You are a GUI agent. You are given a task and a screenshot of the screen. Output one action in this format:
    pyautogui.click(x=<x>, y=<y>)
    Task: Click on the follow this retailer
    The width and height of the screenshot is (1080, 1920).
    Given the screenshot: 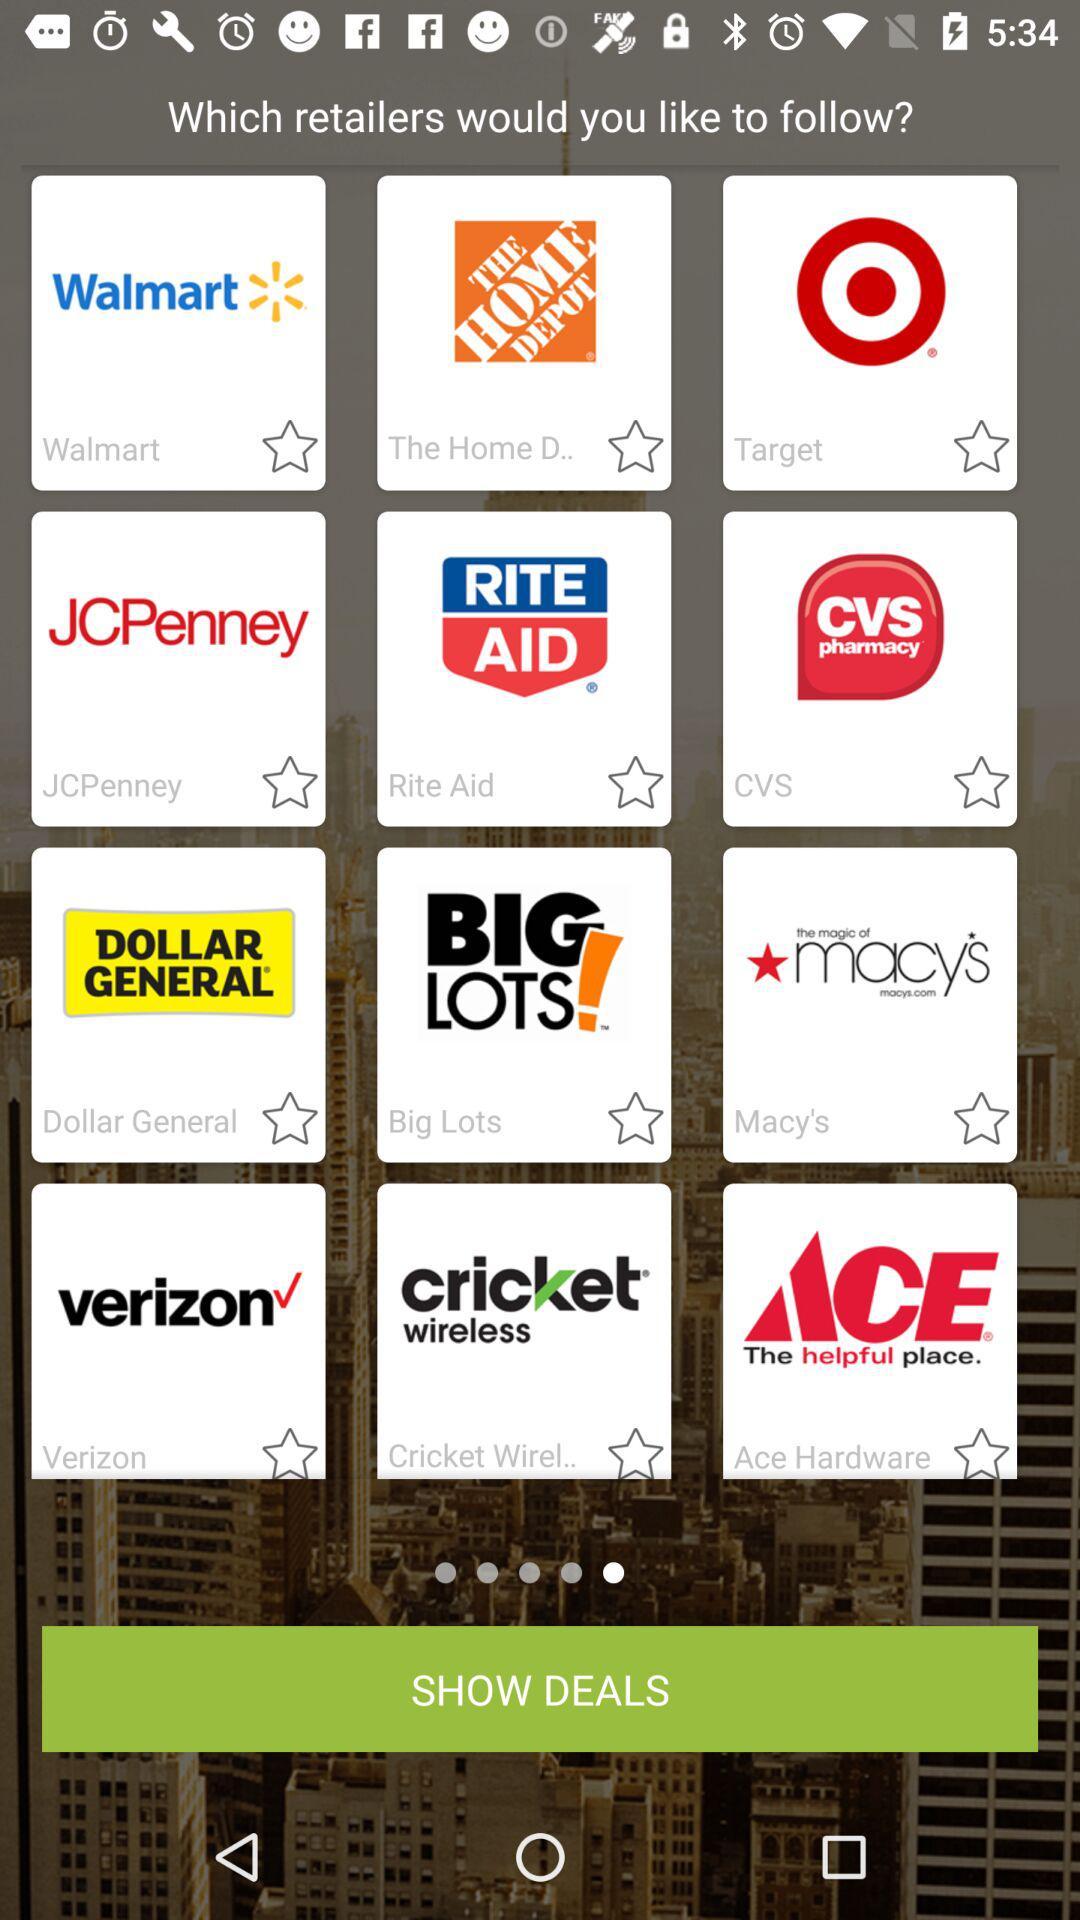 What is the action you would take?
    pyautogui.click(x=278, y=1120)
    